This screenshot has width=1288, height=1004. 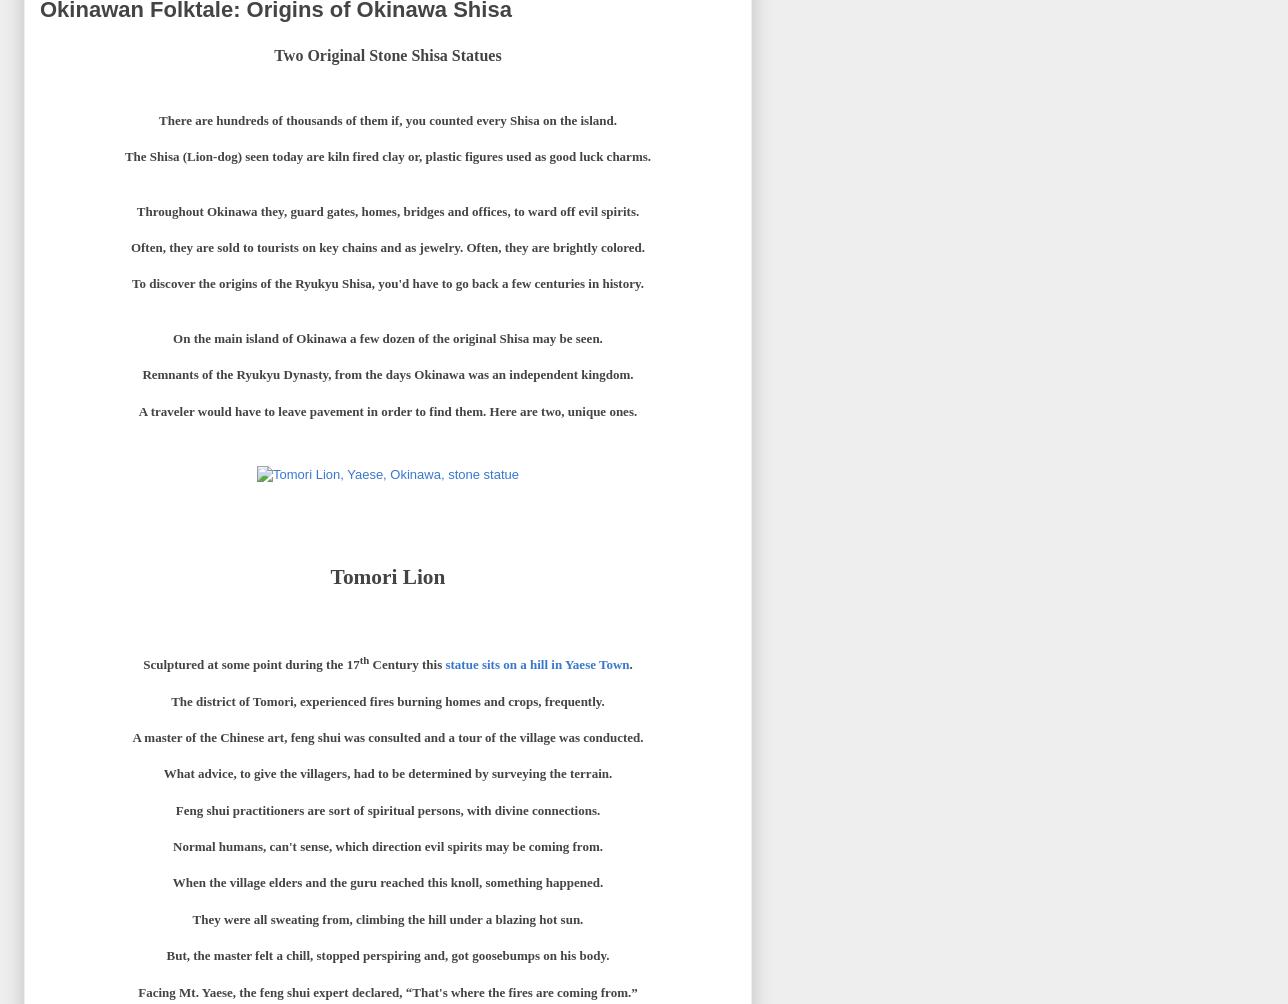 I want to click on 'There are hundreds of thousands of them if, you counted every Shisa on the island.', so click(x=158, y=119).